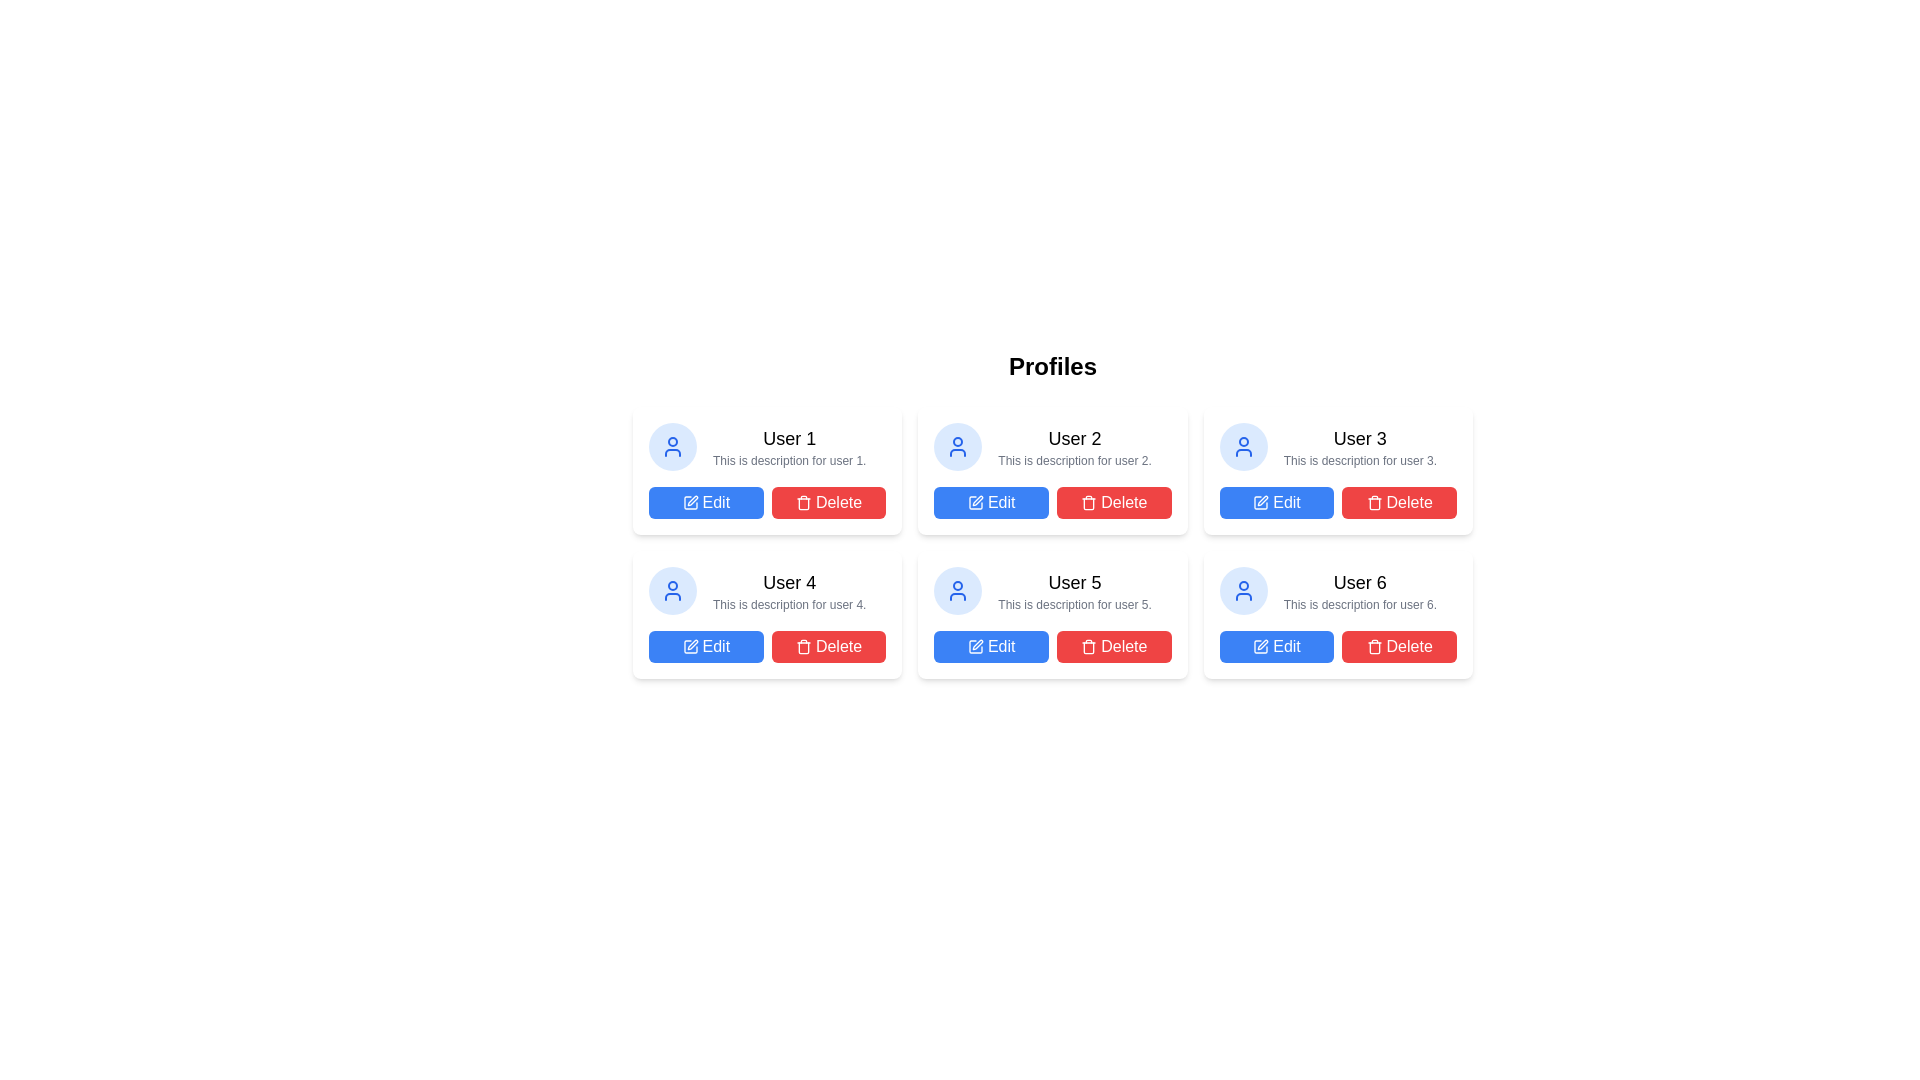 Image resolution: width=1920 pixels, height=1080 pixels. What do you see at coordinates (690, 501) in the screenshot?
I see `the decorative icon of the 'Edit' button for 'User 5' located at the center-bottom of the grid layout` at bounding box center [690, 501].